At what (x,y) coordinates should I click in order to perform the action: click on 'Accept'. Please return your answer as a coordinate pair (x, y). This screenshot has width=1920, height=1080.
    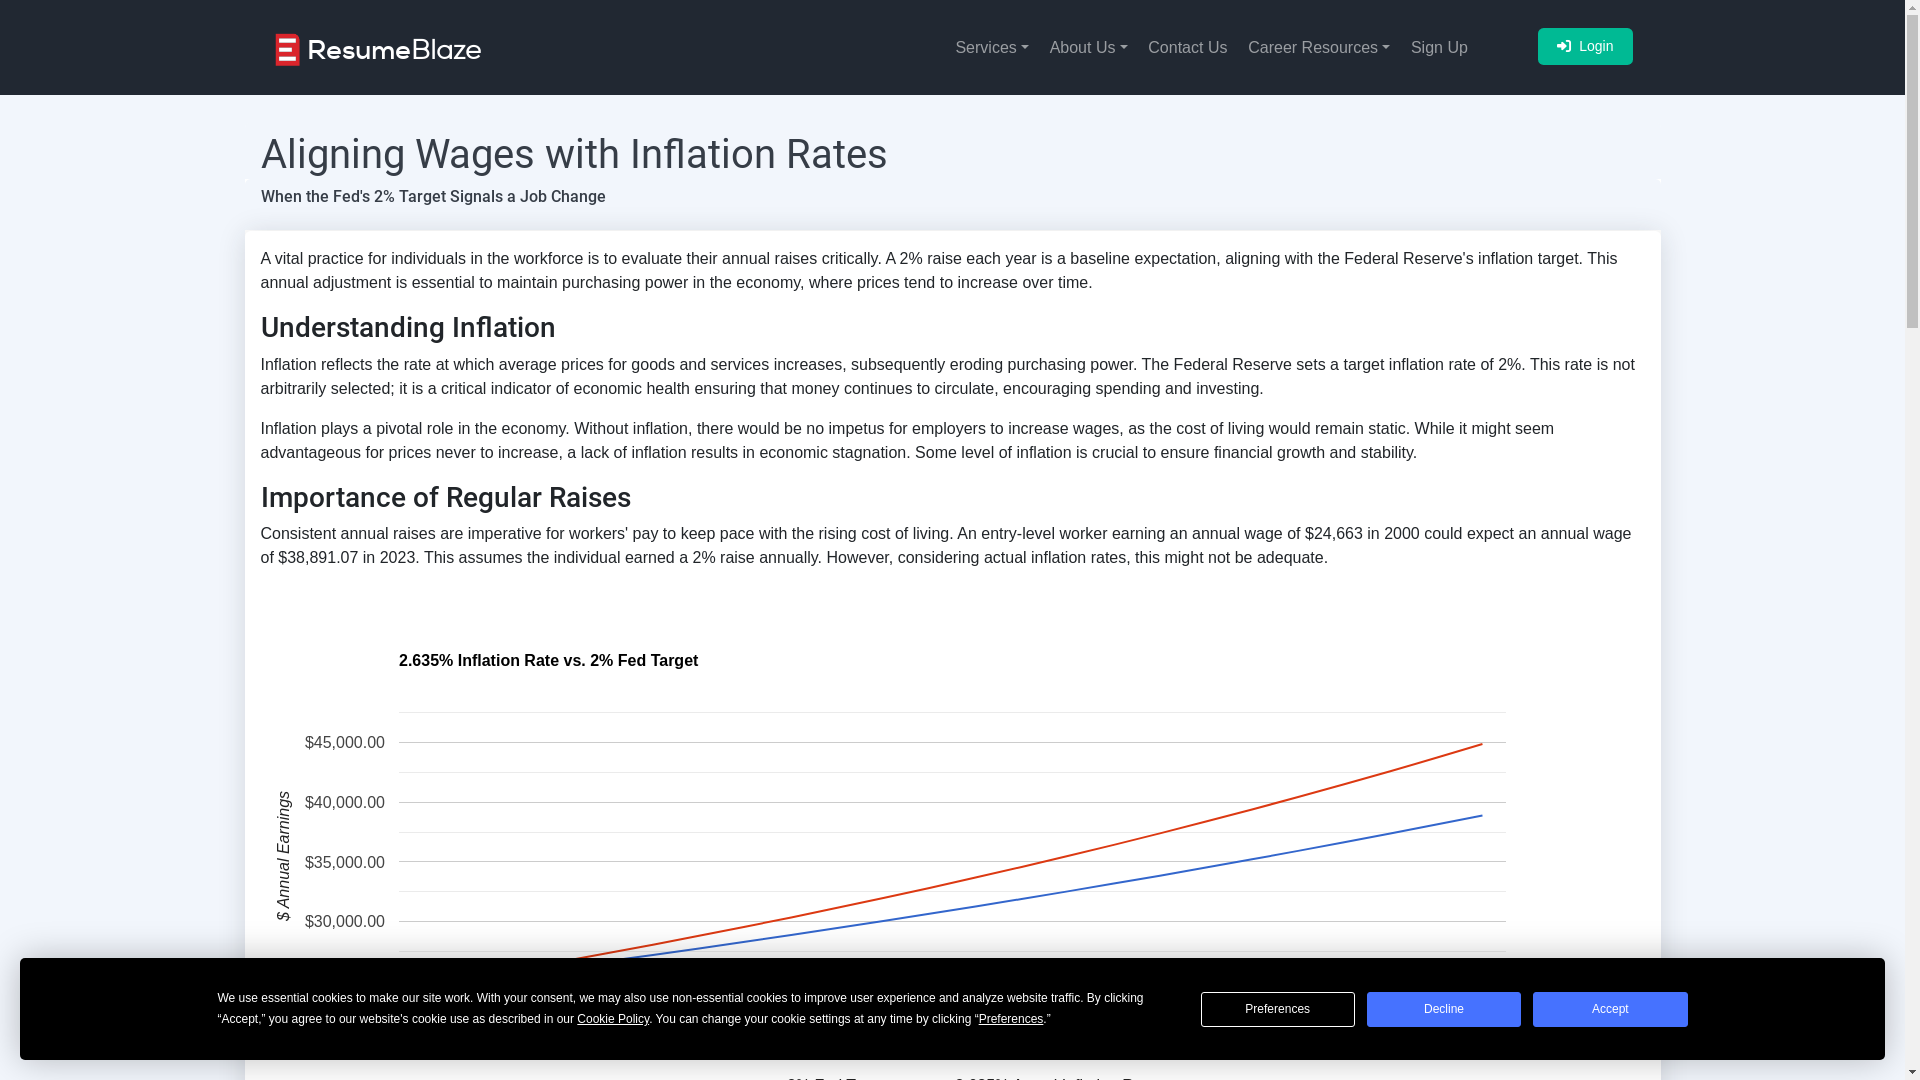
    Looking at the image, I should click on (1609, 1009).